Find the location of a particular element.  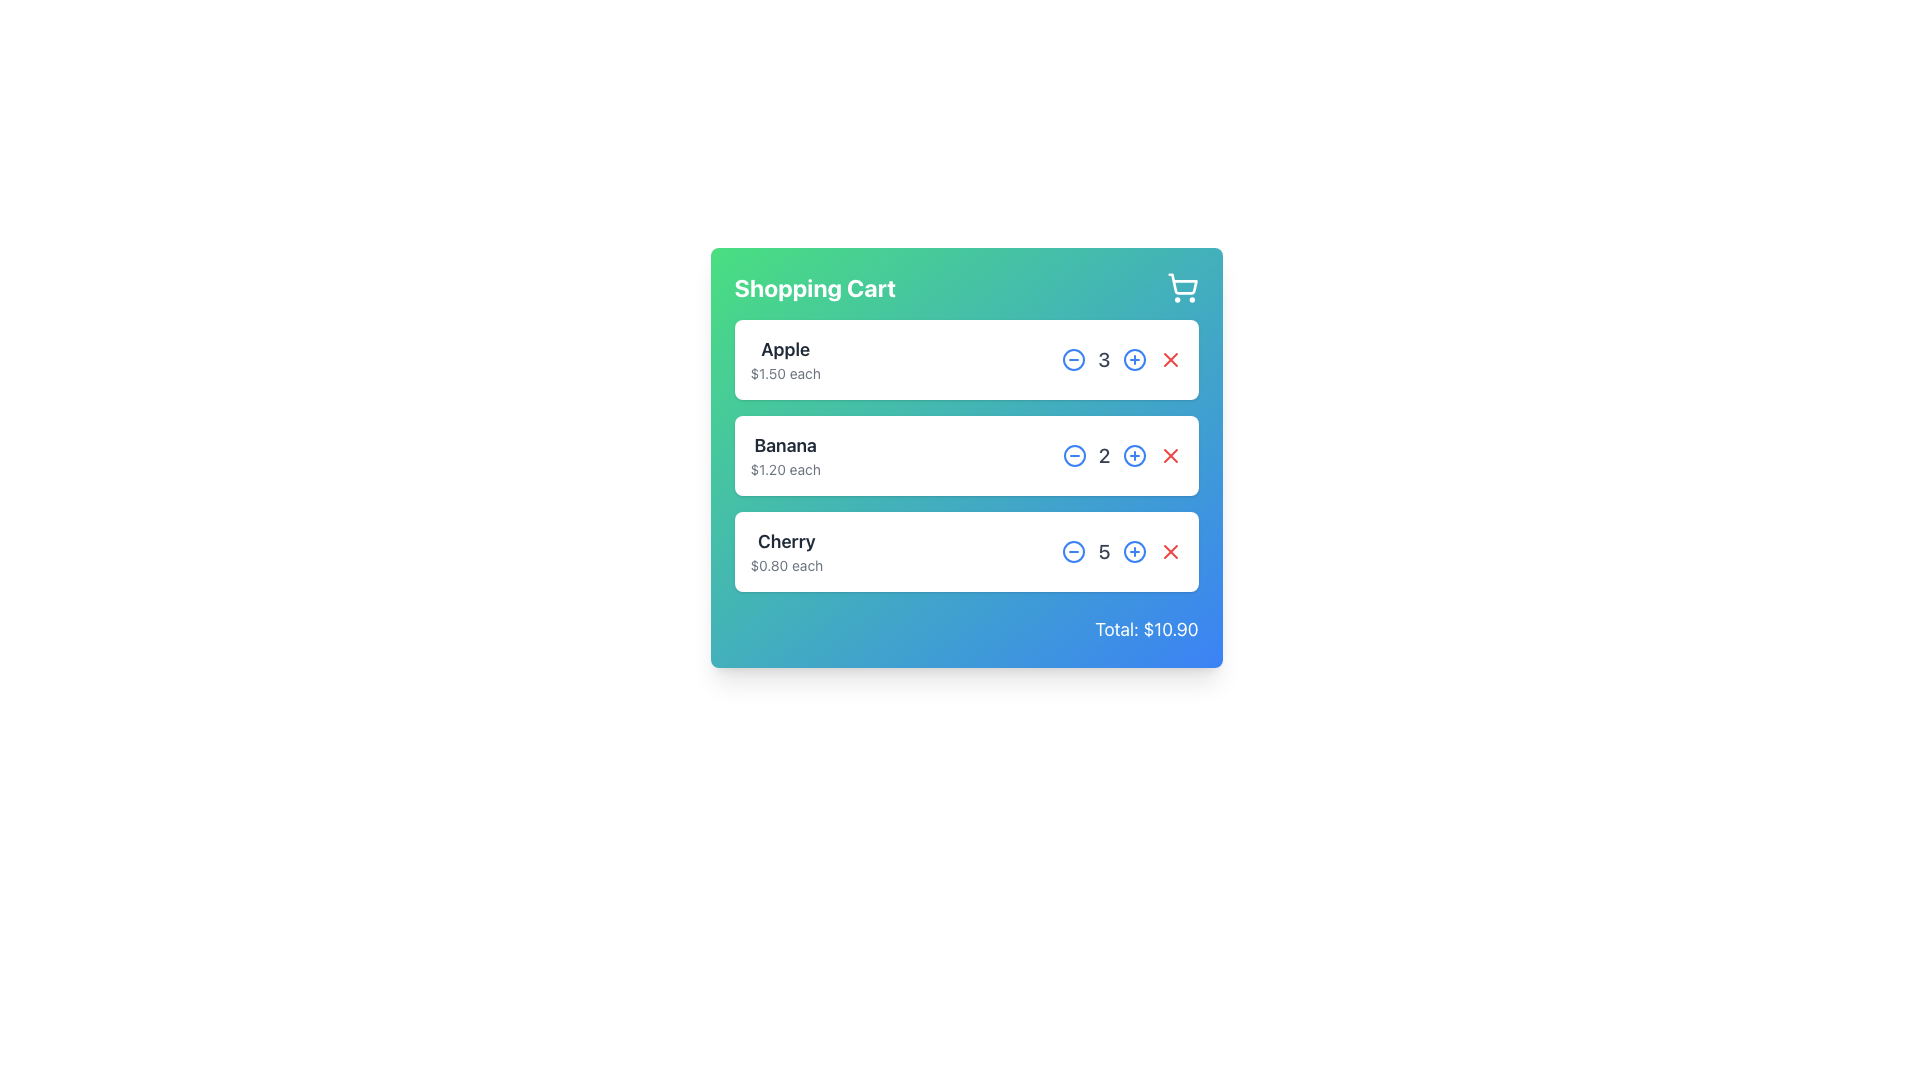

text label displaying 'Banana' located above the price '$1.20 each' in the shopping cart interface, positioned as the top text in the second item of the vertical list is located at coordinates (784, 445).